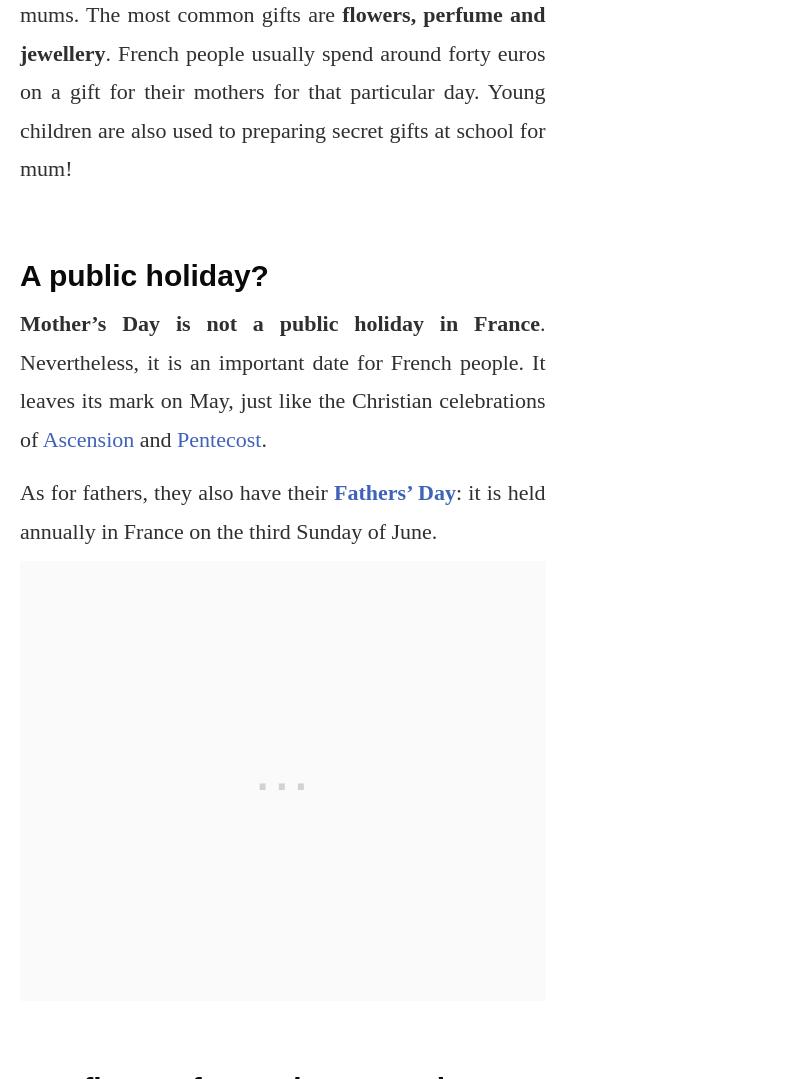  What do you see at coordinates (20, 275) in the screenshot?
I see `'A public holiday?'` at bounding box center [20, 275].